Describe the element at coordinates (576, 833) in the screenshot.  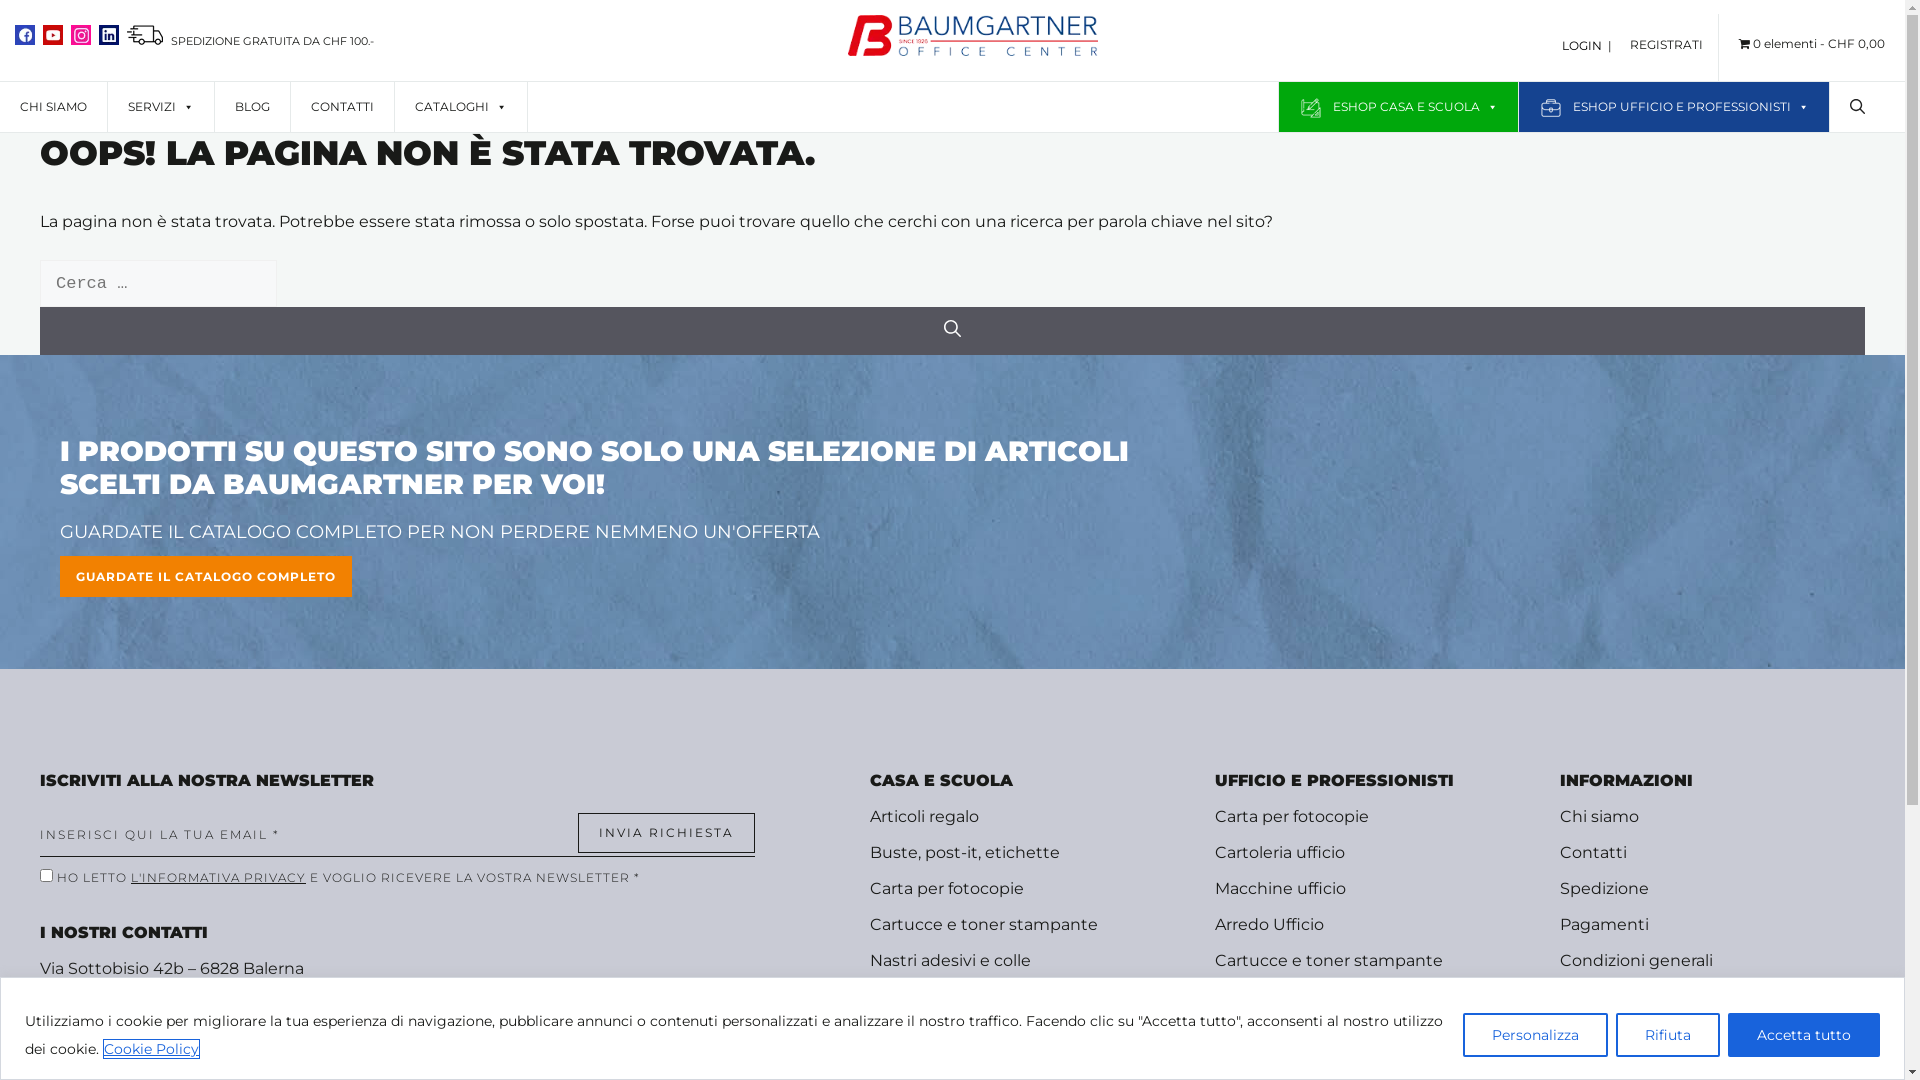
I see `'Invia richiesta'` at that location.